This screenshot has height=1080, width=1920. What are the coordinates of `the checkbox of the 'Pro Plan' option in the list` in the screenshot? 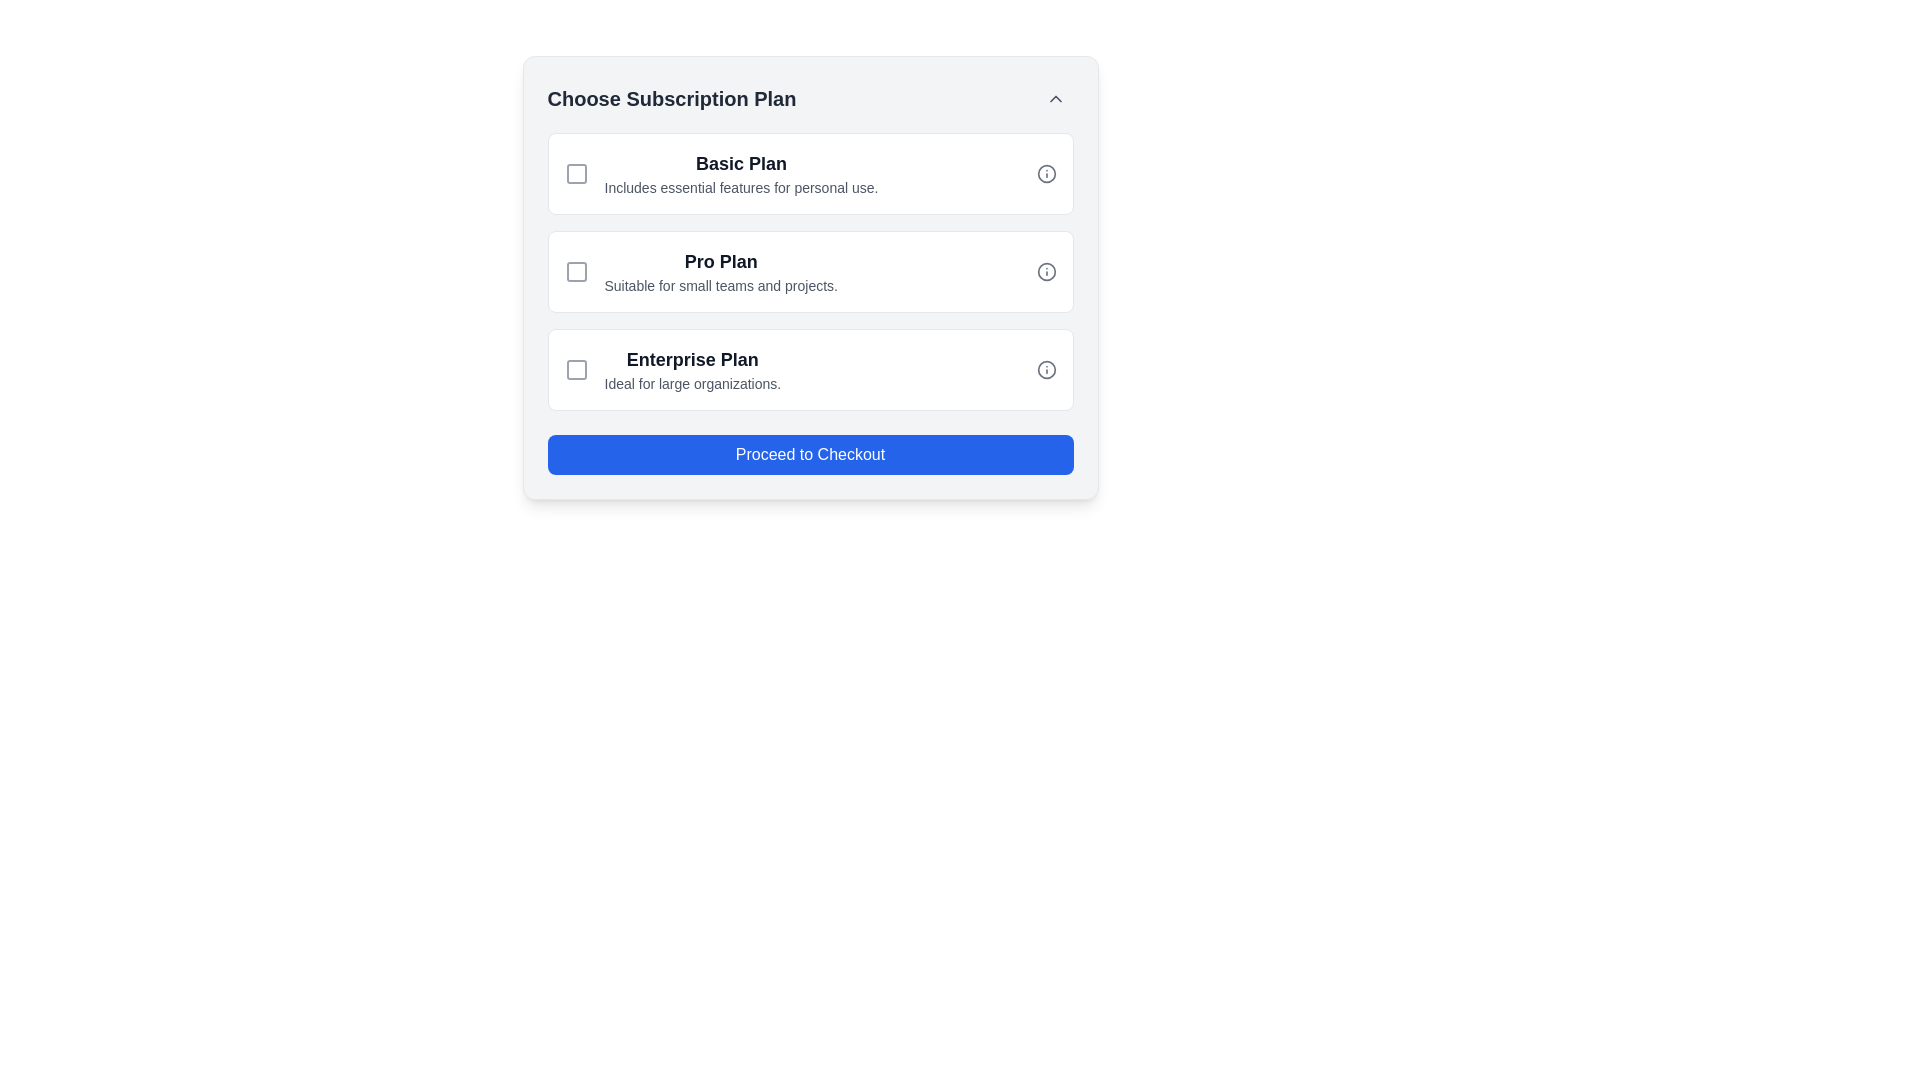 It's located at (810, 272).